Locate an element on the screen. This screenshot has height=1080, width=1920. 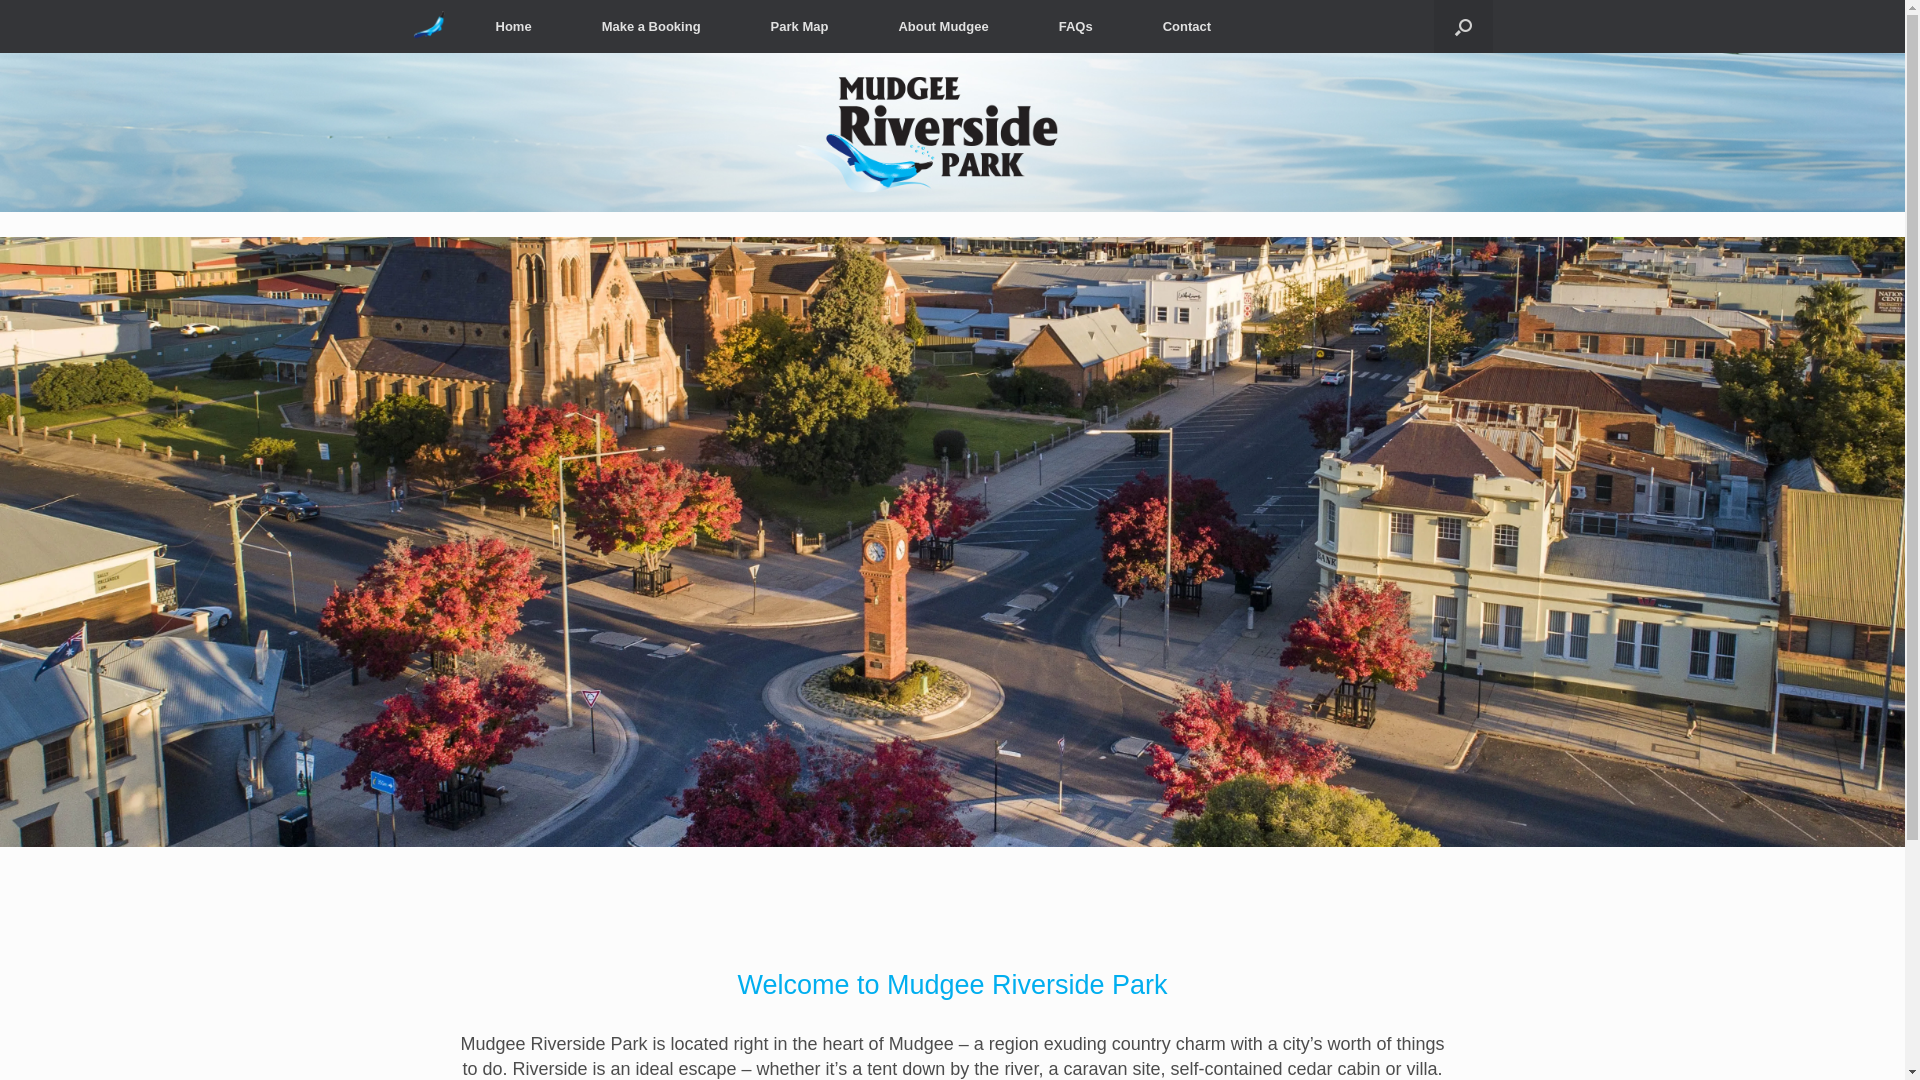
'Park Map' is located at coordinates (800, 26).